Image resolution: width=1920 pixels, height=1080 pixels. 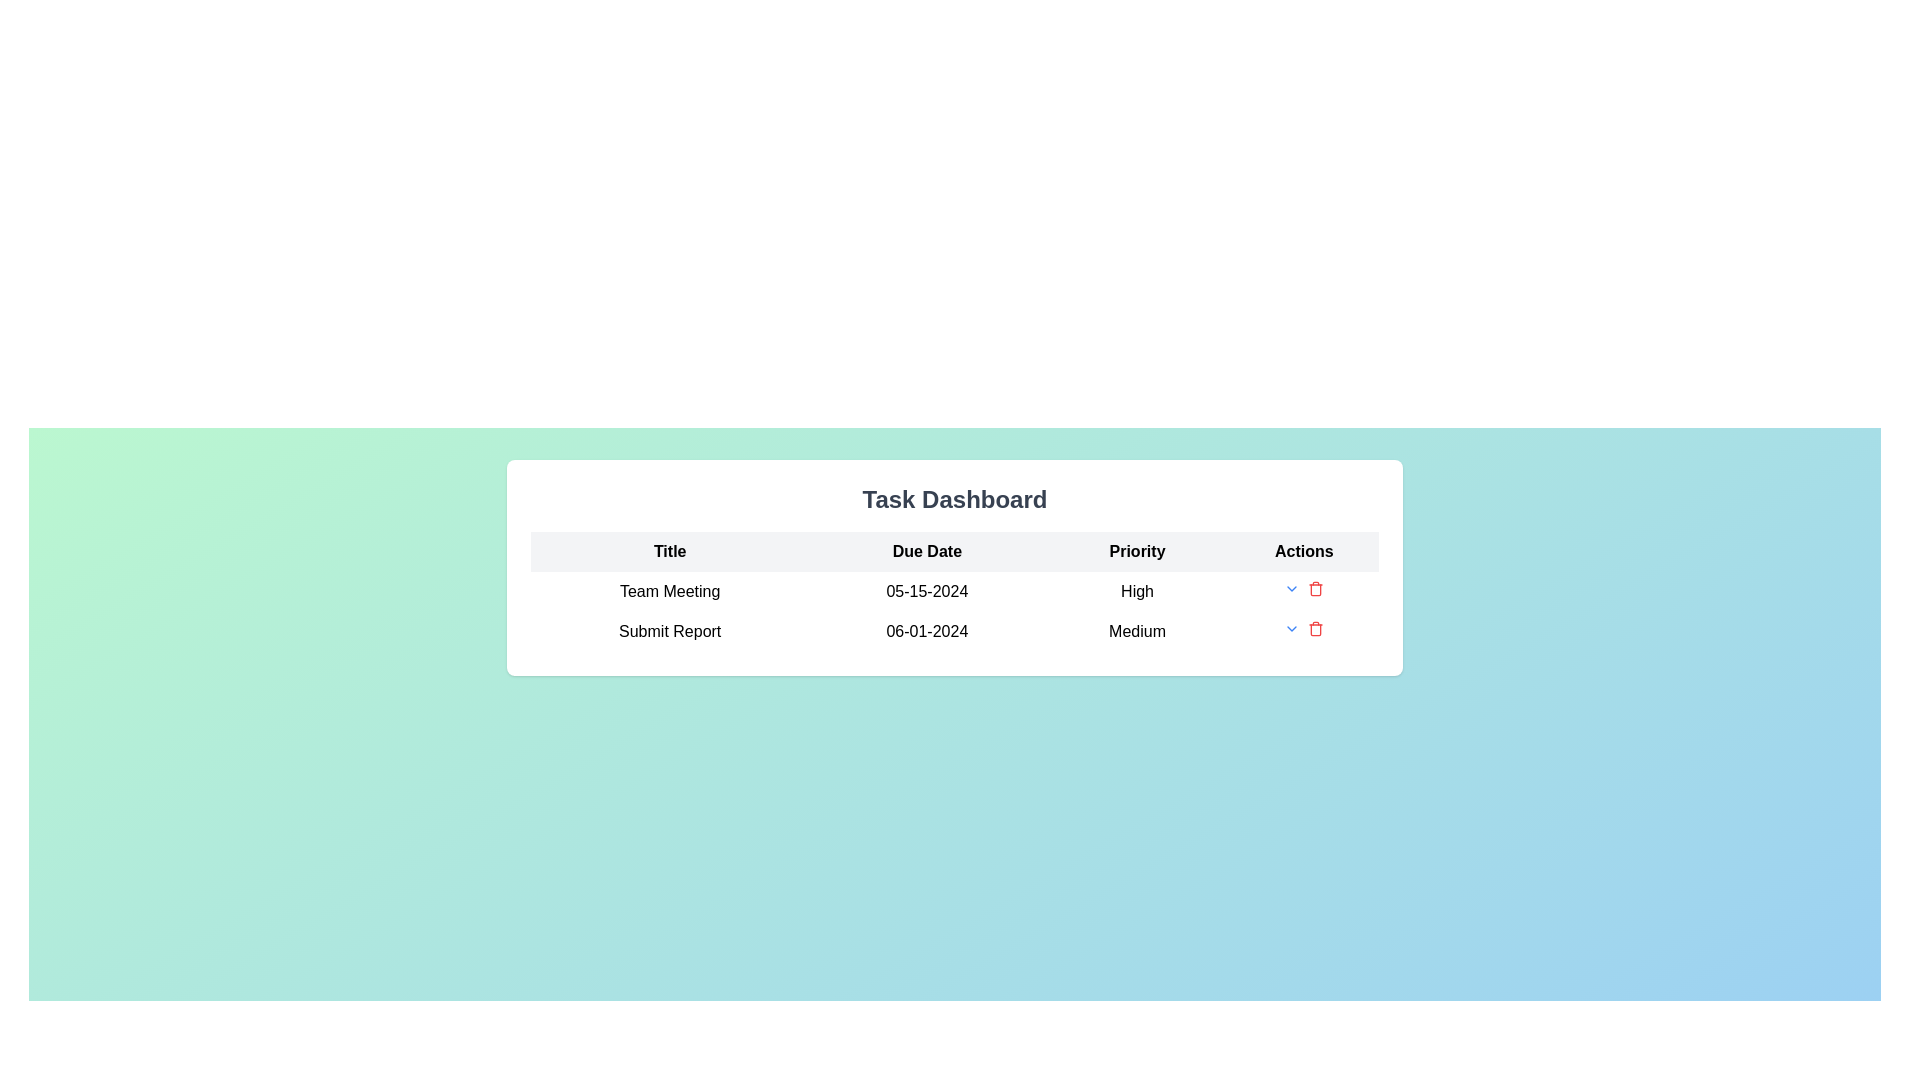 What do you see at coordinates (954, 632) in the screenshot?
I see `the table row containing the title 'Submit Report,' due date '06-01-2024,' and priority level 'Medium.' This row is located in the 'Task Dashboard' table, directly below the row for 'Team Meeting.'` at bounding box center [954, 632].